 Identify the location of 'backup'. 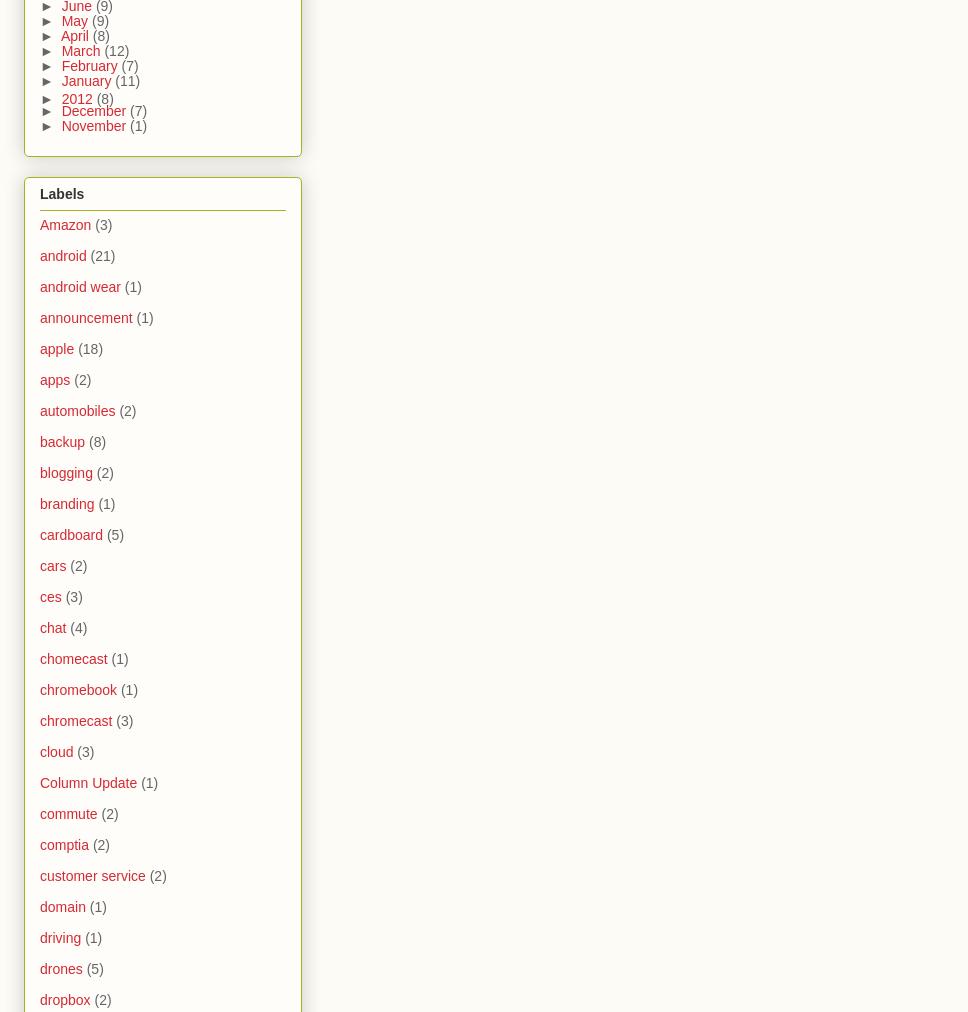
(61, 442).